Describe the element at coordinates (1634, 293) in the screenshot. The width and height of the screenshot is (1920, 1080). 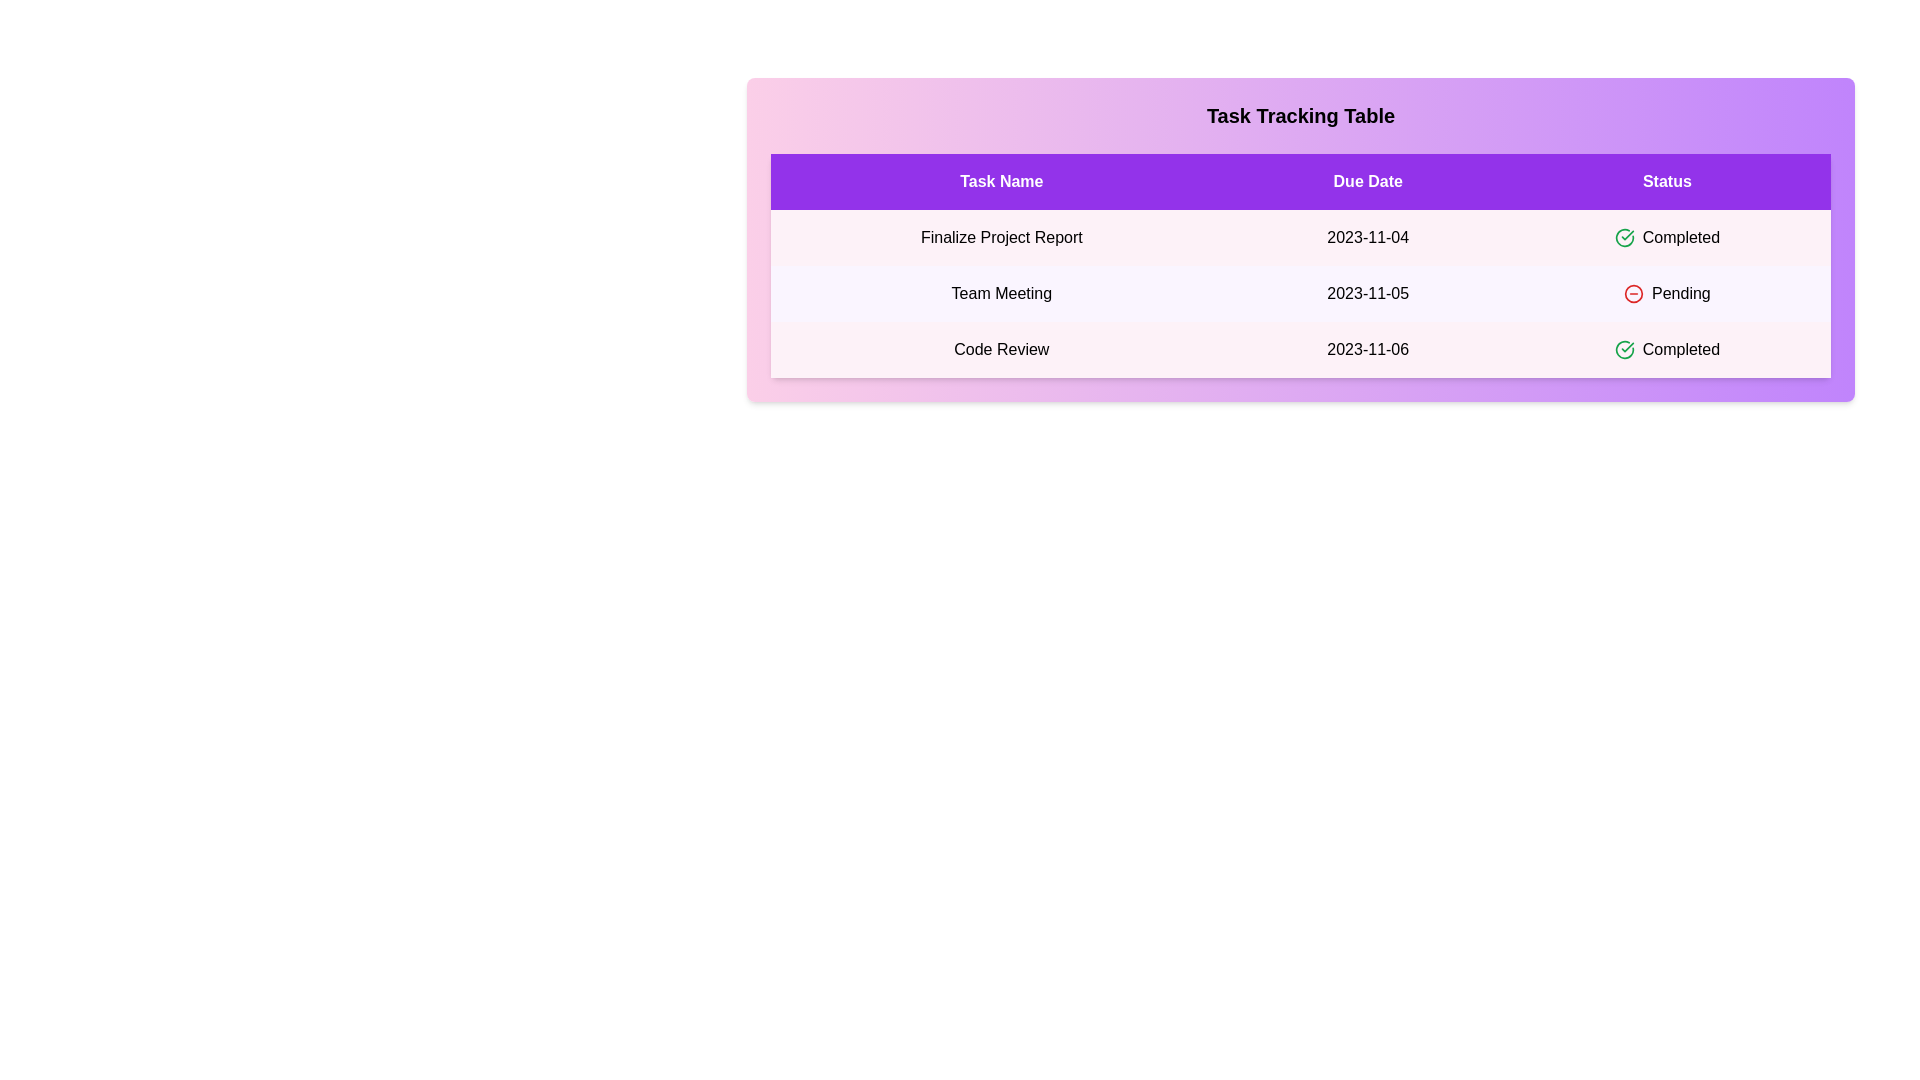
I see `the status icon for the task with status Pending` at that location.